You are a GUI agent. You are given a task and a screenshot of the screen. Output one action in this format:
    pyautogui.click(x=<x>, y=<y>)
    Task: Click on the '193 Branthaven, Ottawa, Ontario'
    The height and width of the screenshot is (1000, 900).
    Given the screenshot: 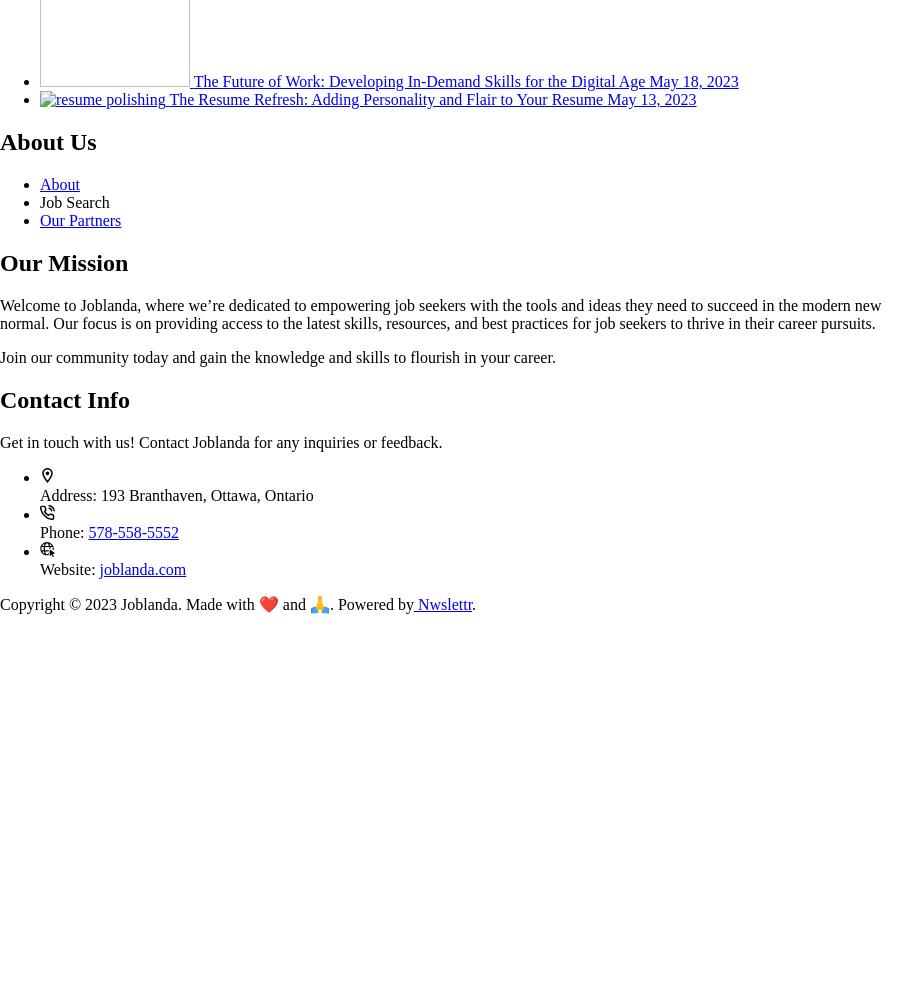 What is the action you would take?
    pyautogui.click(x=206, y=493)
    